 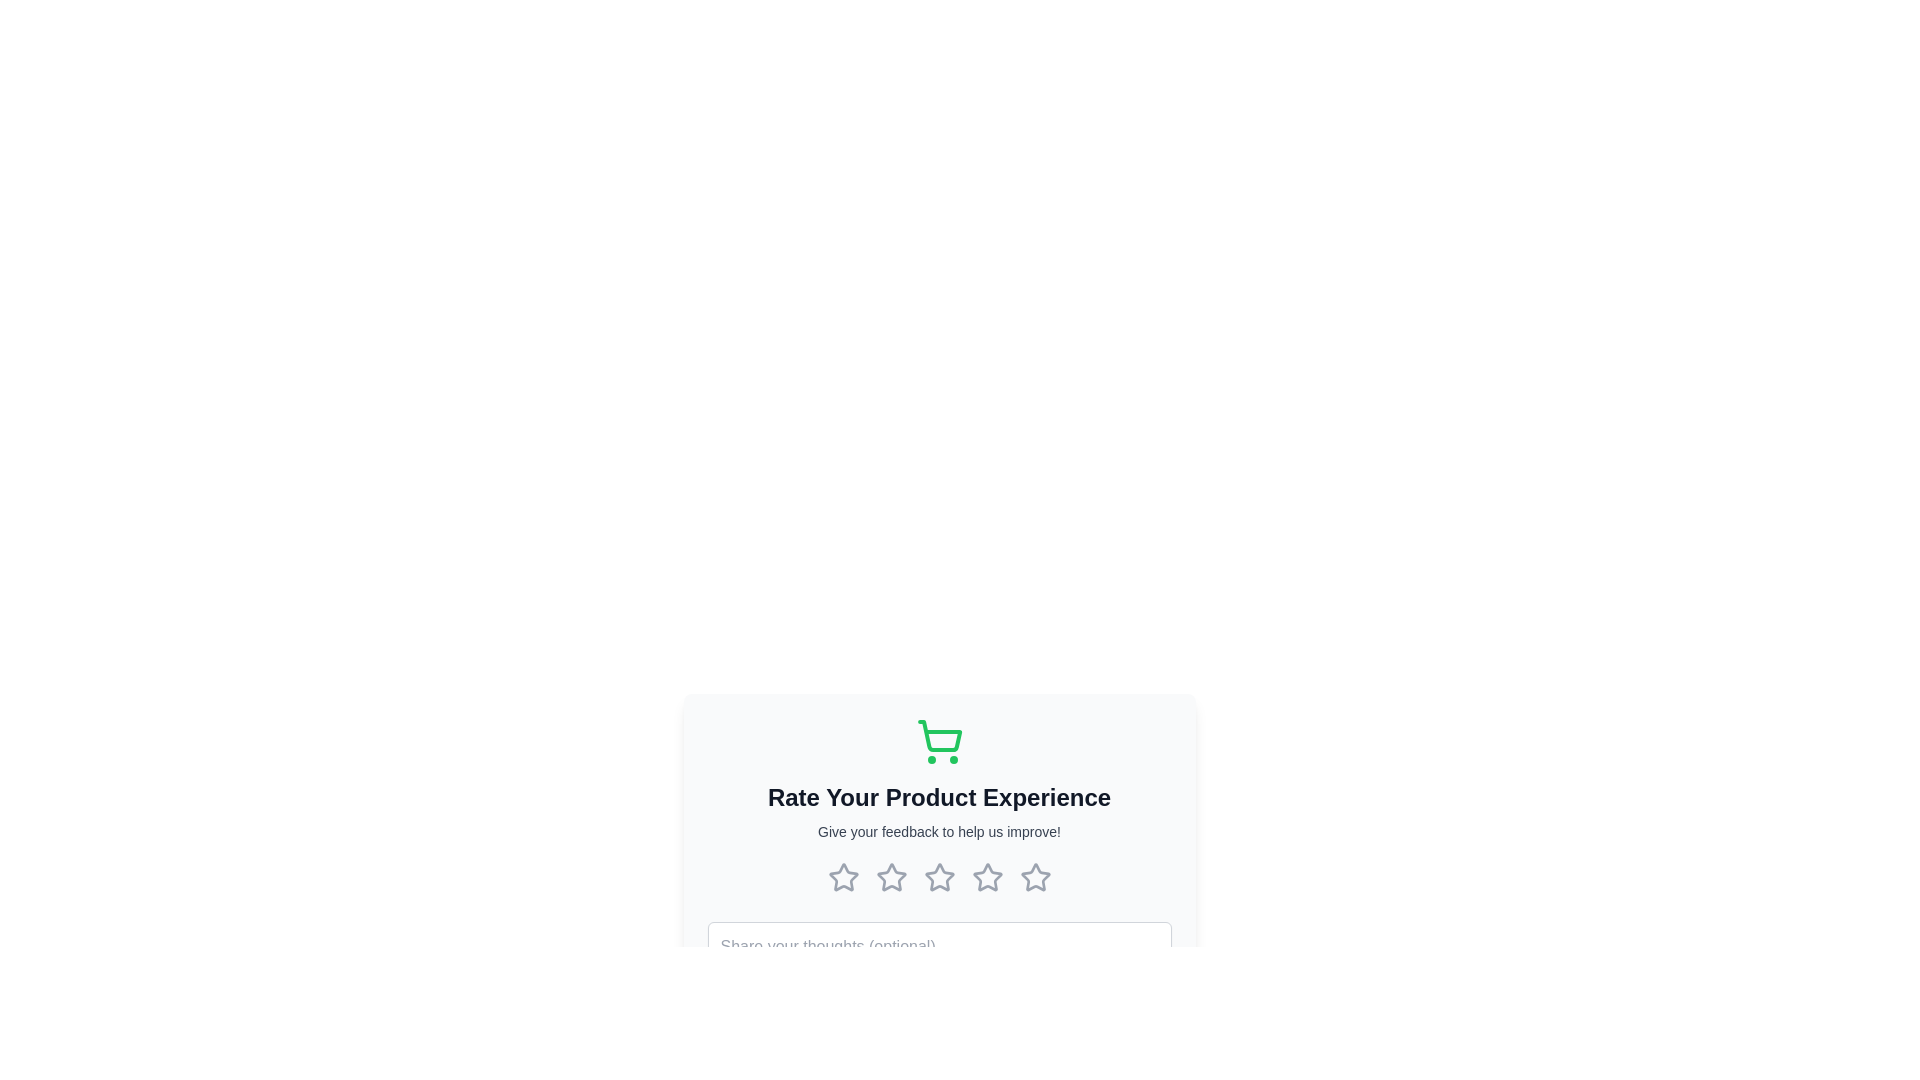 What do you see at coordinates (987, 877) in the screenshot?
I see `the third star icon in the interactive star rating system` at bounding box center [987, 877].